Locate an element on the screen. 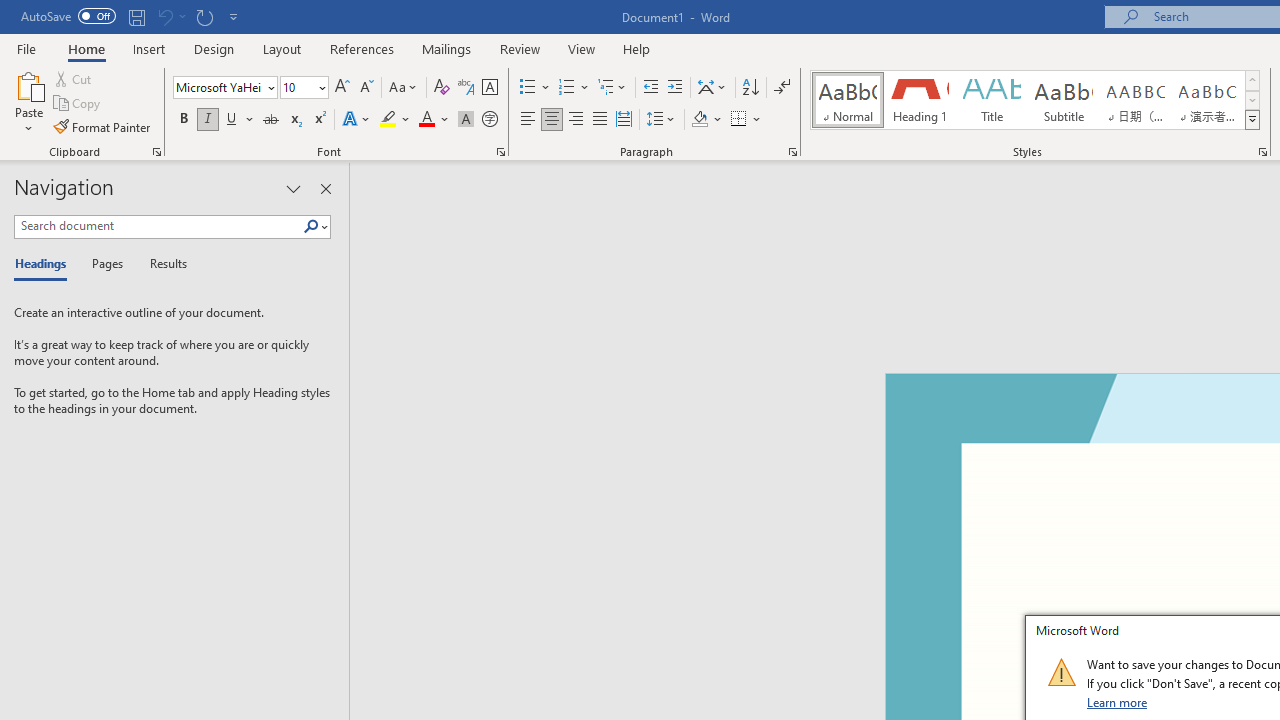  'Bullets' is located at coordinates (528, 86).